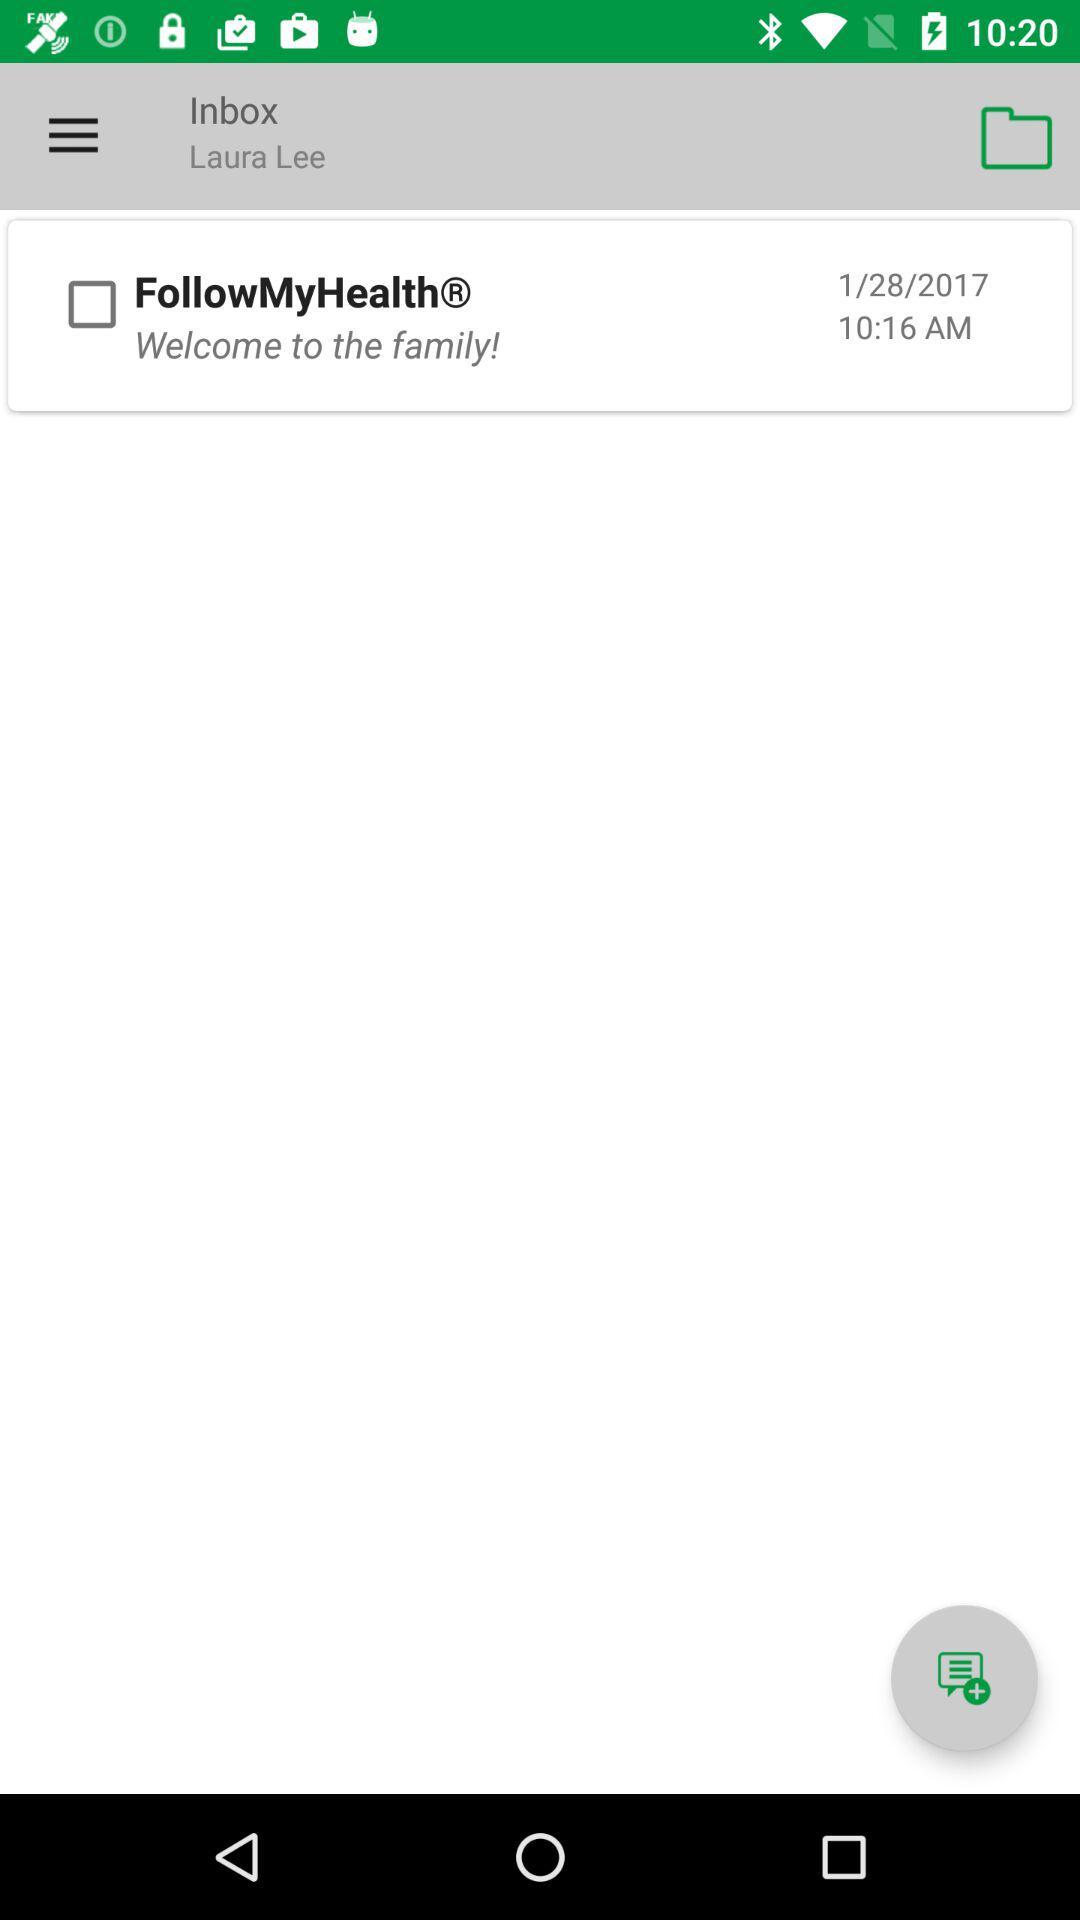 The height and width of the screenshot is (1920, 1080). What do you see at coordinates (72, 135) in the screenshot?
I see `icon to the left of inbox` at bounding box center [72, 135].